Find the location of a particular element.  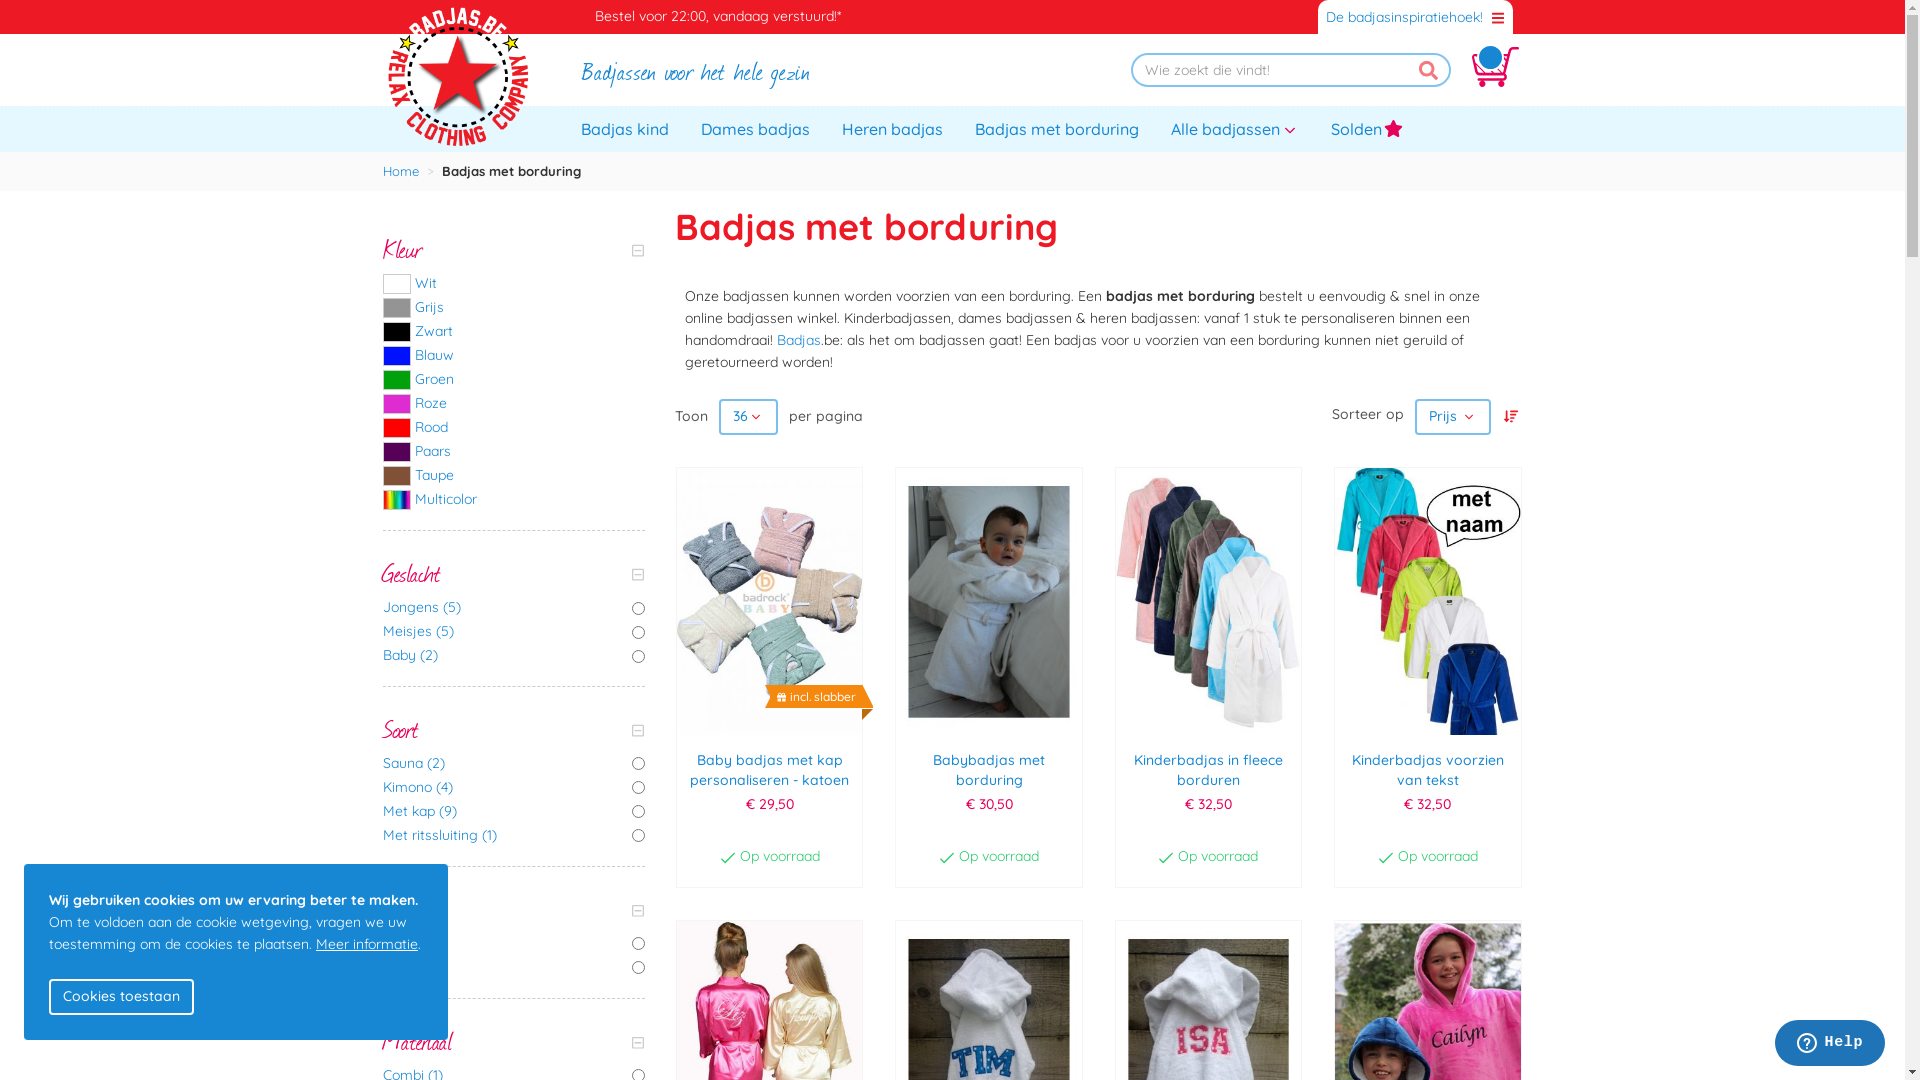

'Meer informatie' is located at coordinates (366, 944).